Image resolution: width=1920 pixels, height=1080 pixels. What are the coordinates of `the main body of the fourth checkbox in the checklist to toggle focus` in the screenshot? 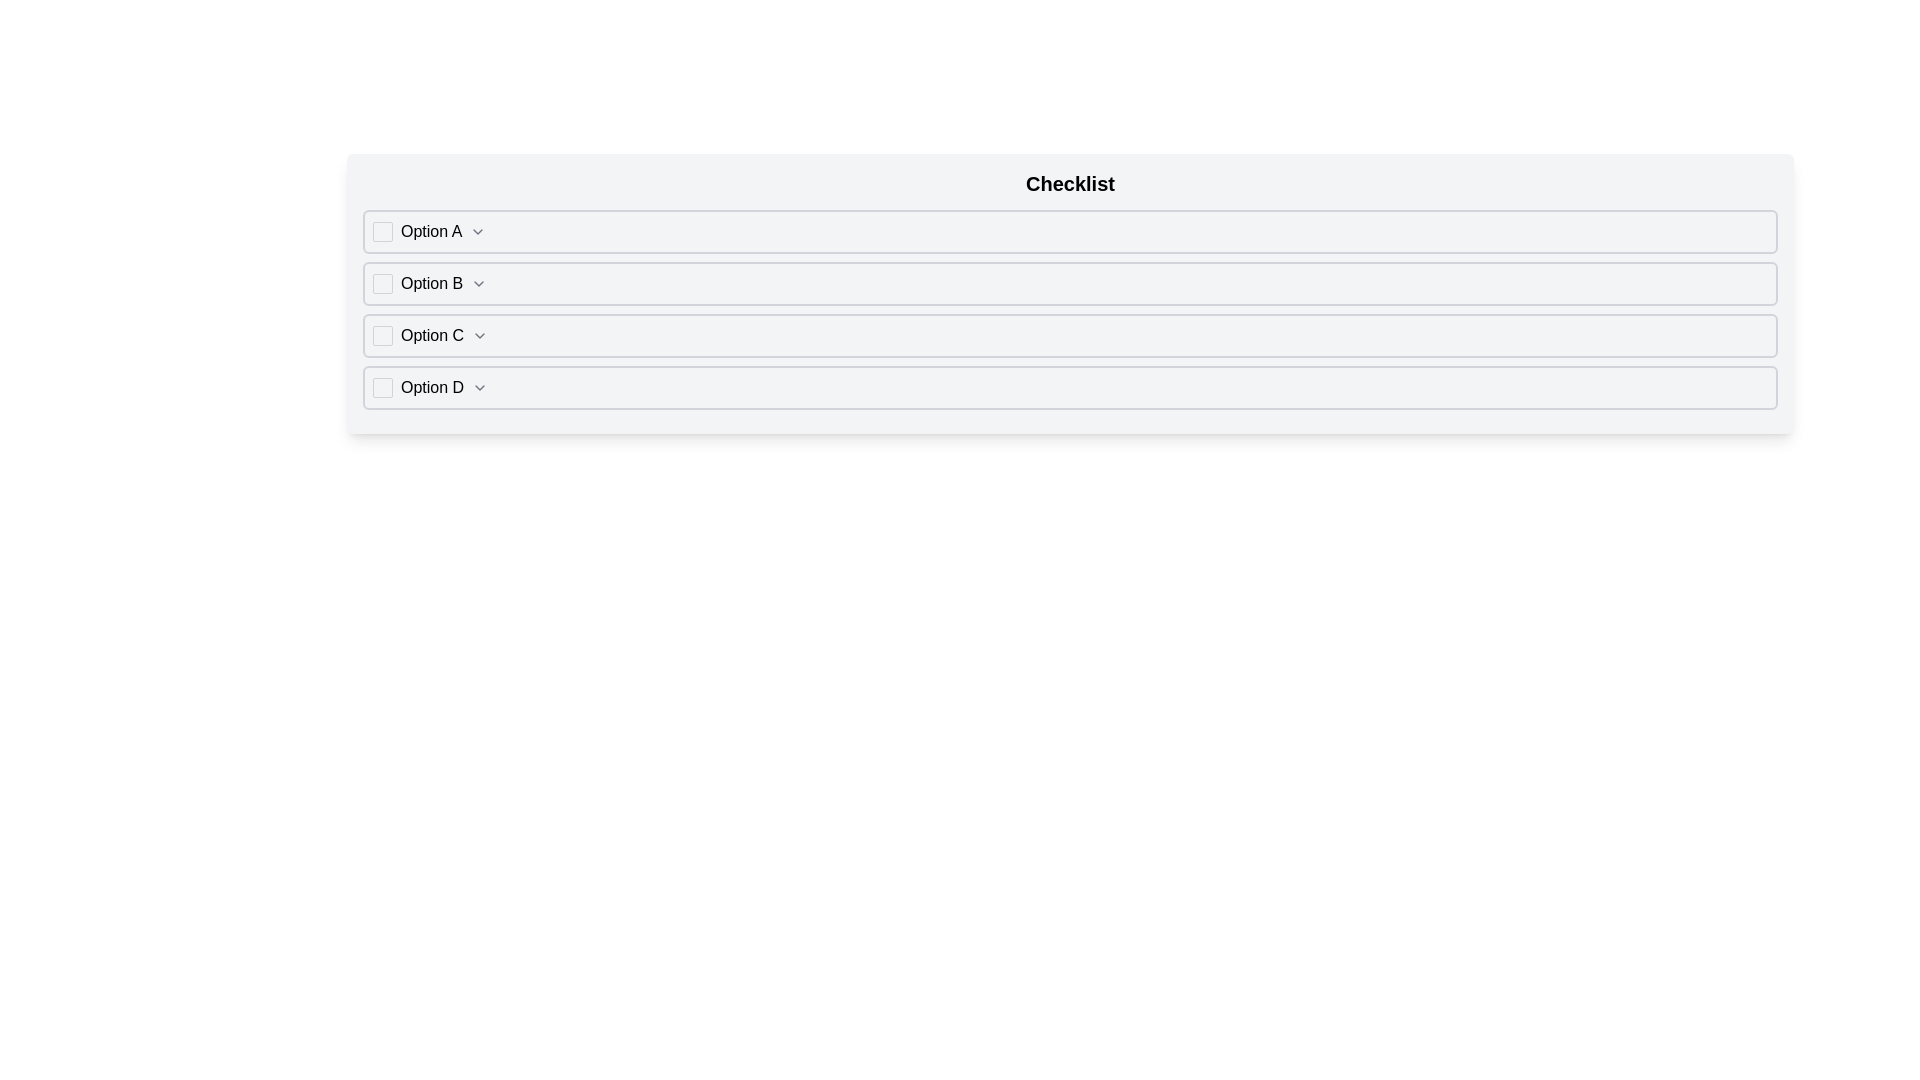 It's located at (1069, 388).